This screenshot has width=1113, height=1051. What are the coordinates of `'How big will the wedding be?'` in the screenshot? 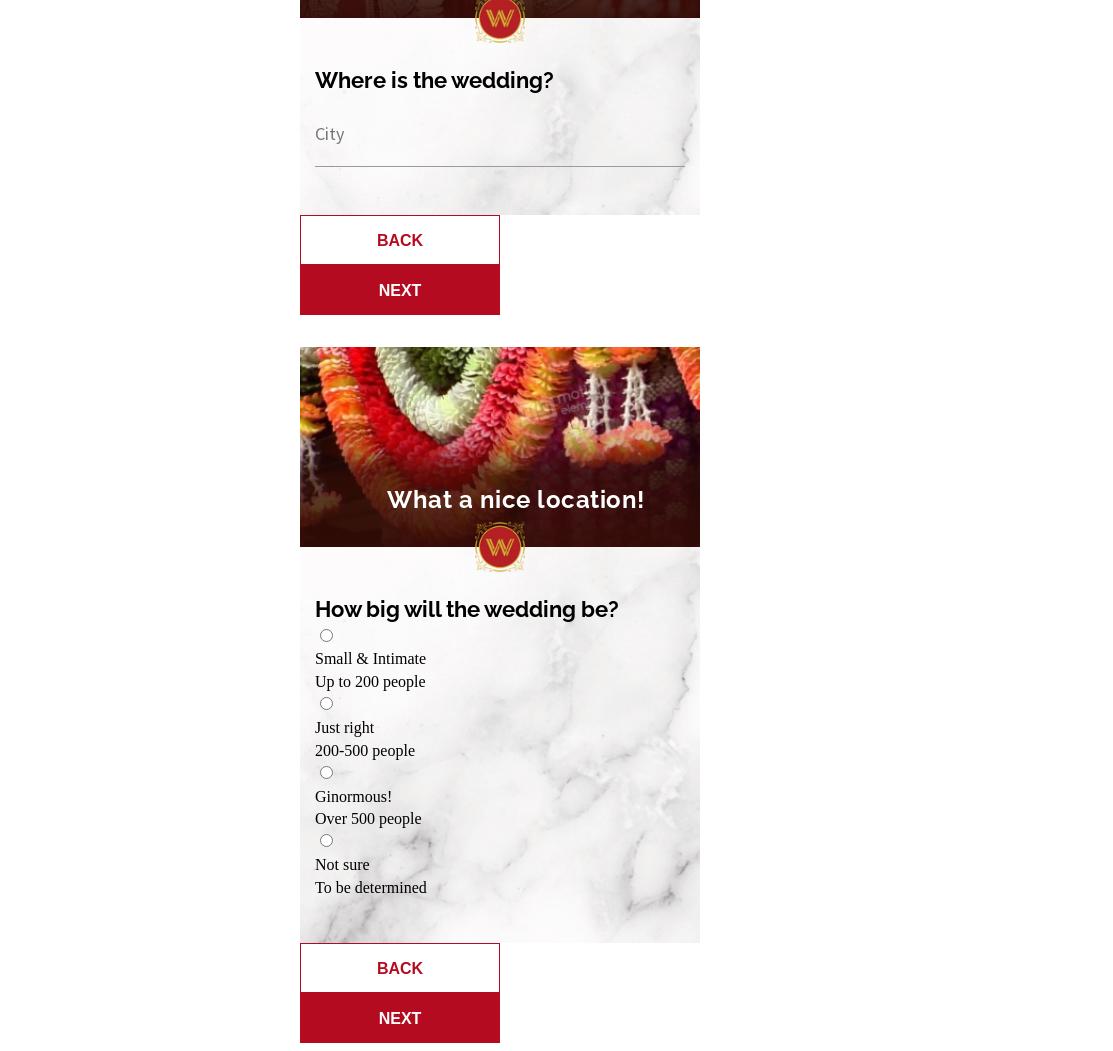 It's located at (466, 607).